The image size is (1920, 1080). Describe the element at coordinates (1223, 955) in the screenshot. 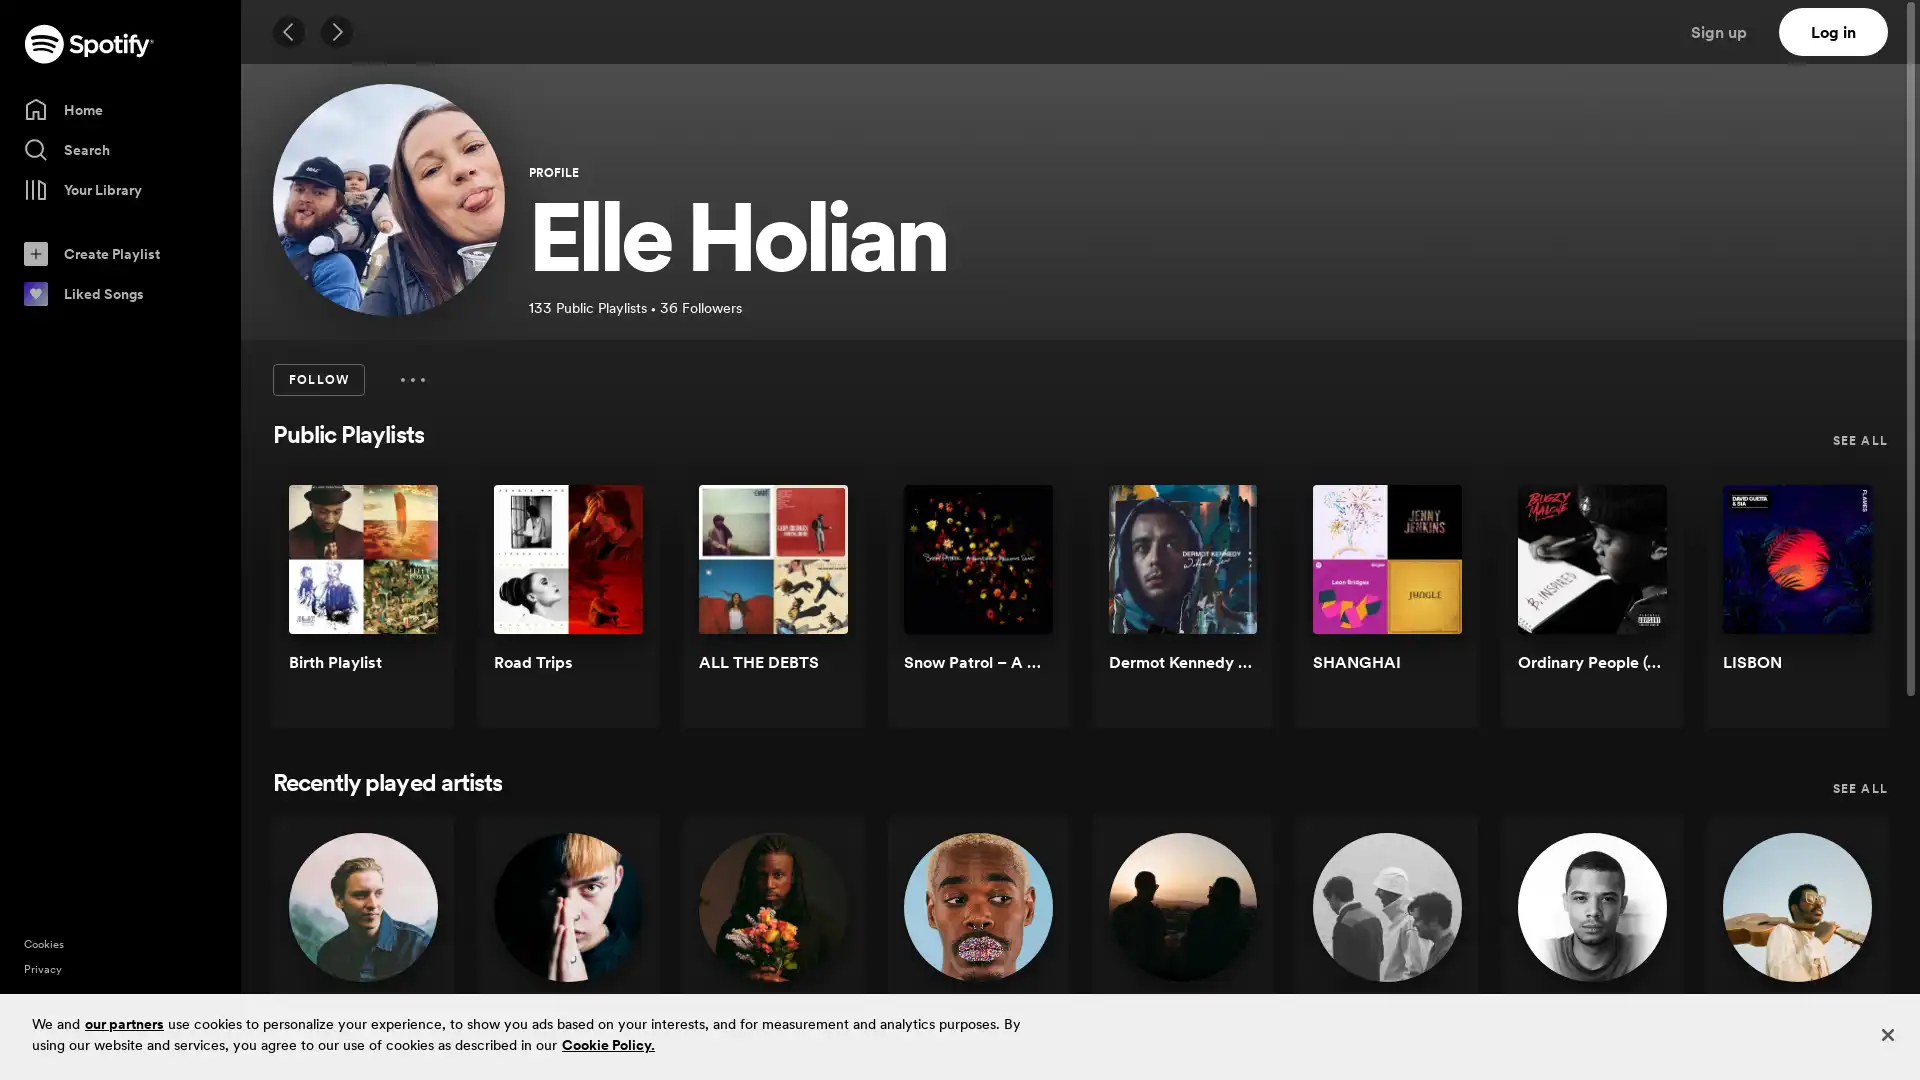

I see `Play Jungle` at that location.